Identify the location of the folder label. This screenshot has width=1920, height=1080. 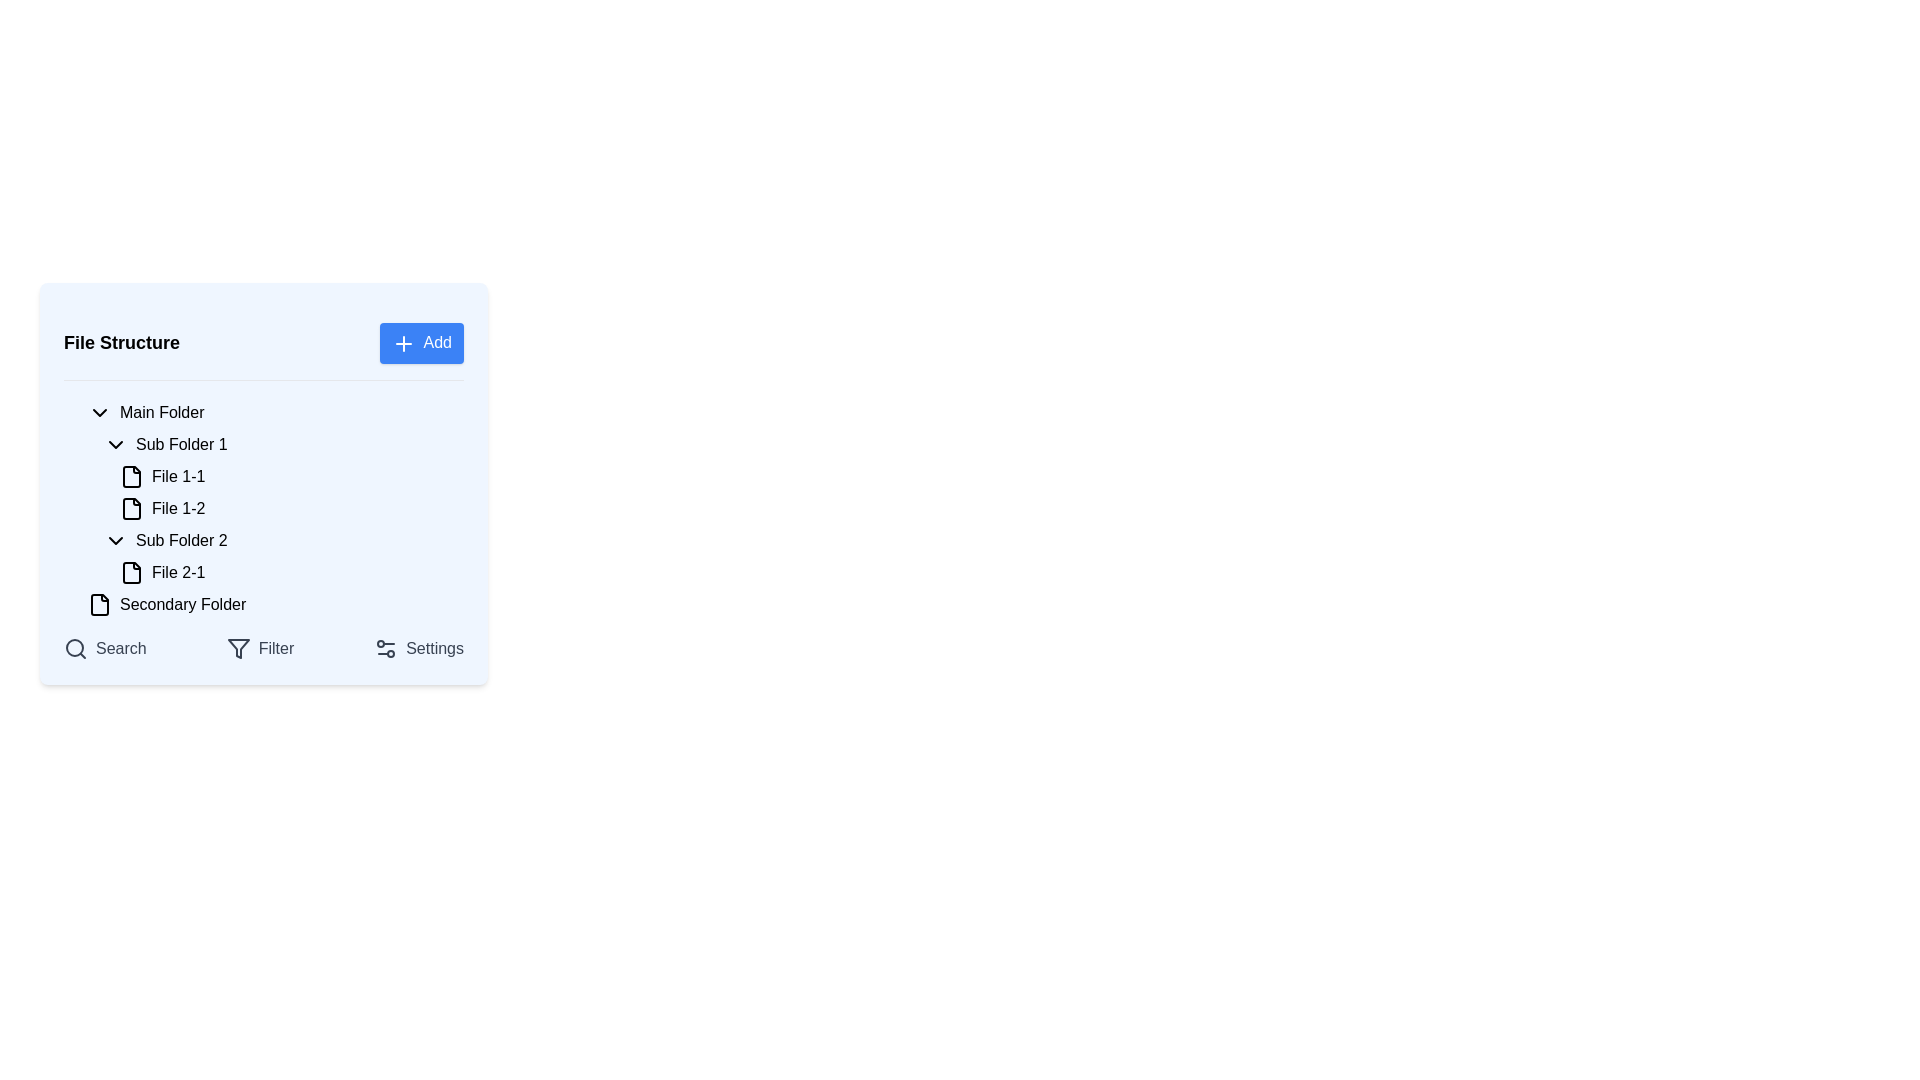
(162, 411).